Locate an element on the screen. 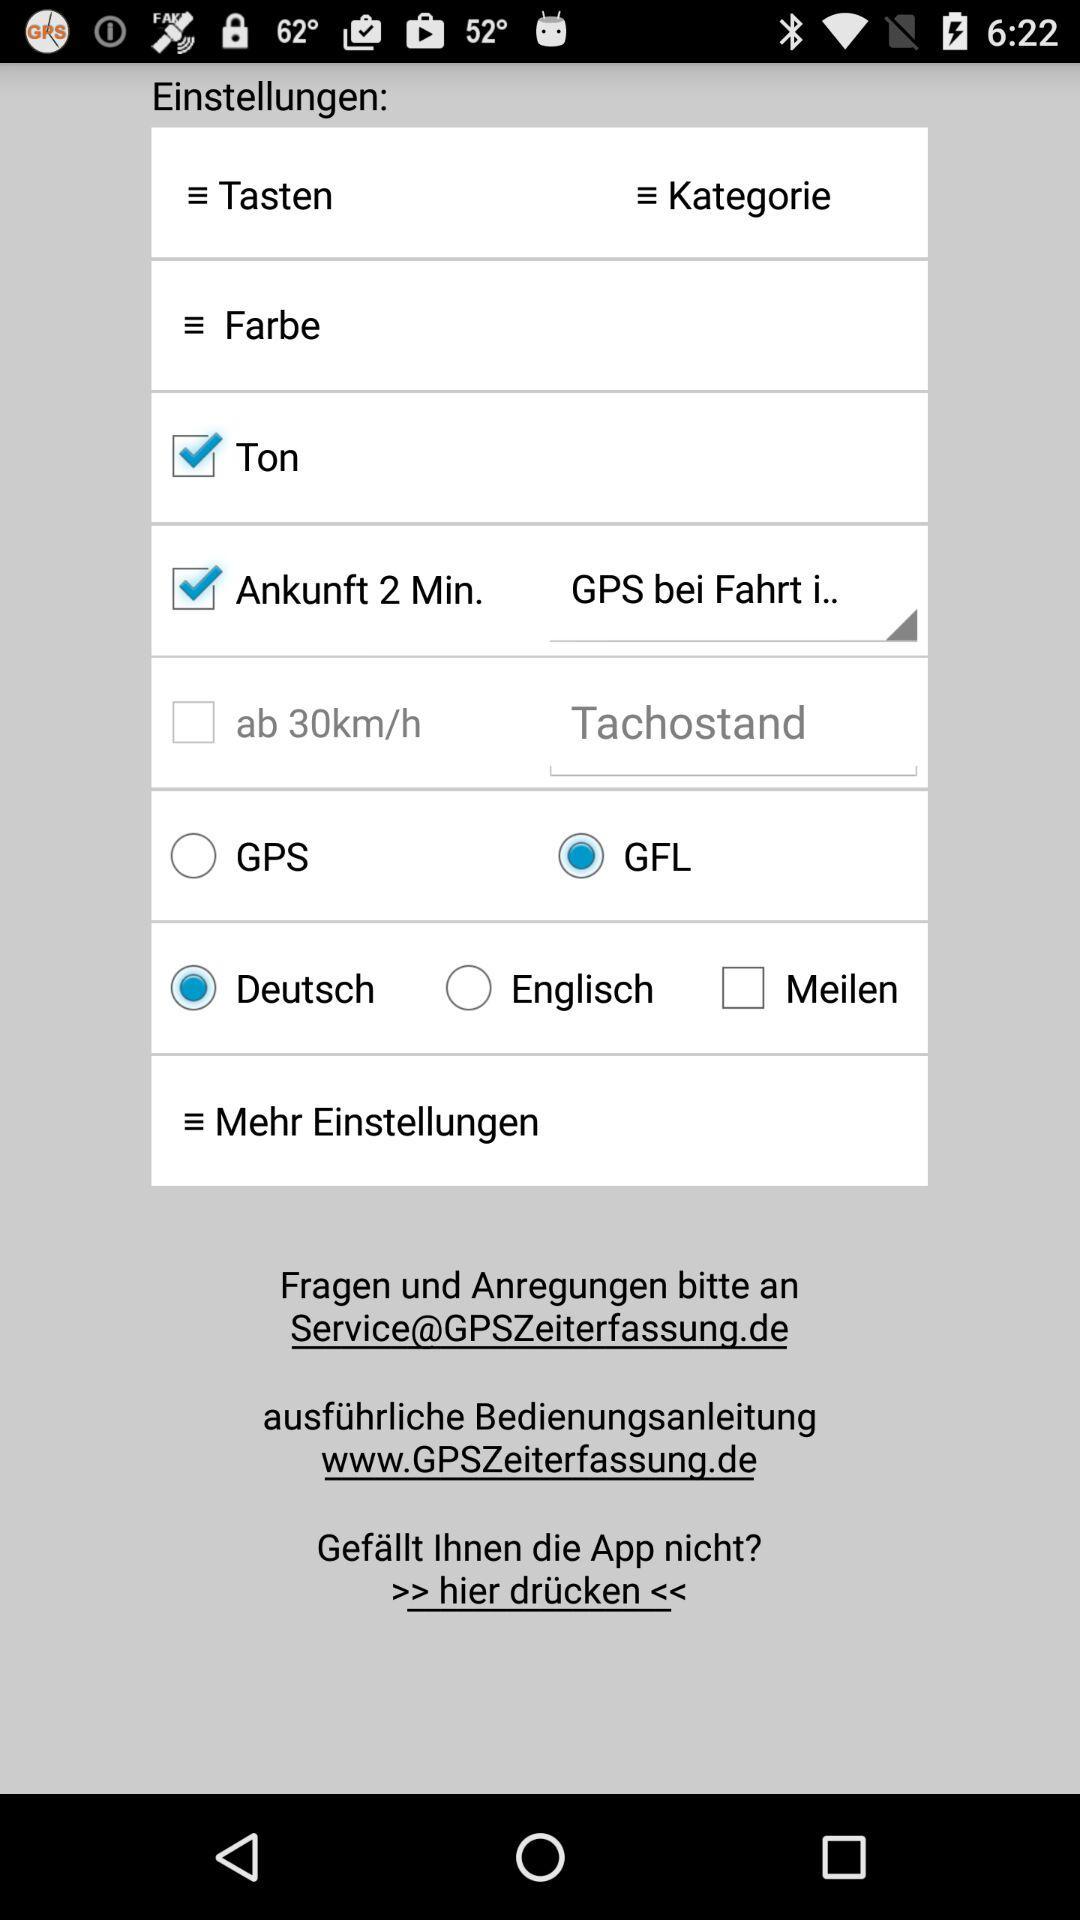 This screenshot has height=1920, width=1080. gfl icon is located at coordinates (733, 855).